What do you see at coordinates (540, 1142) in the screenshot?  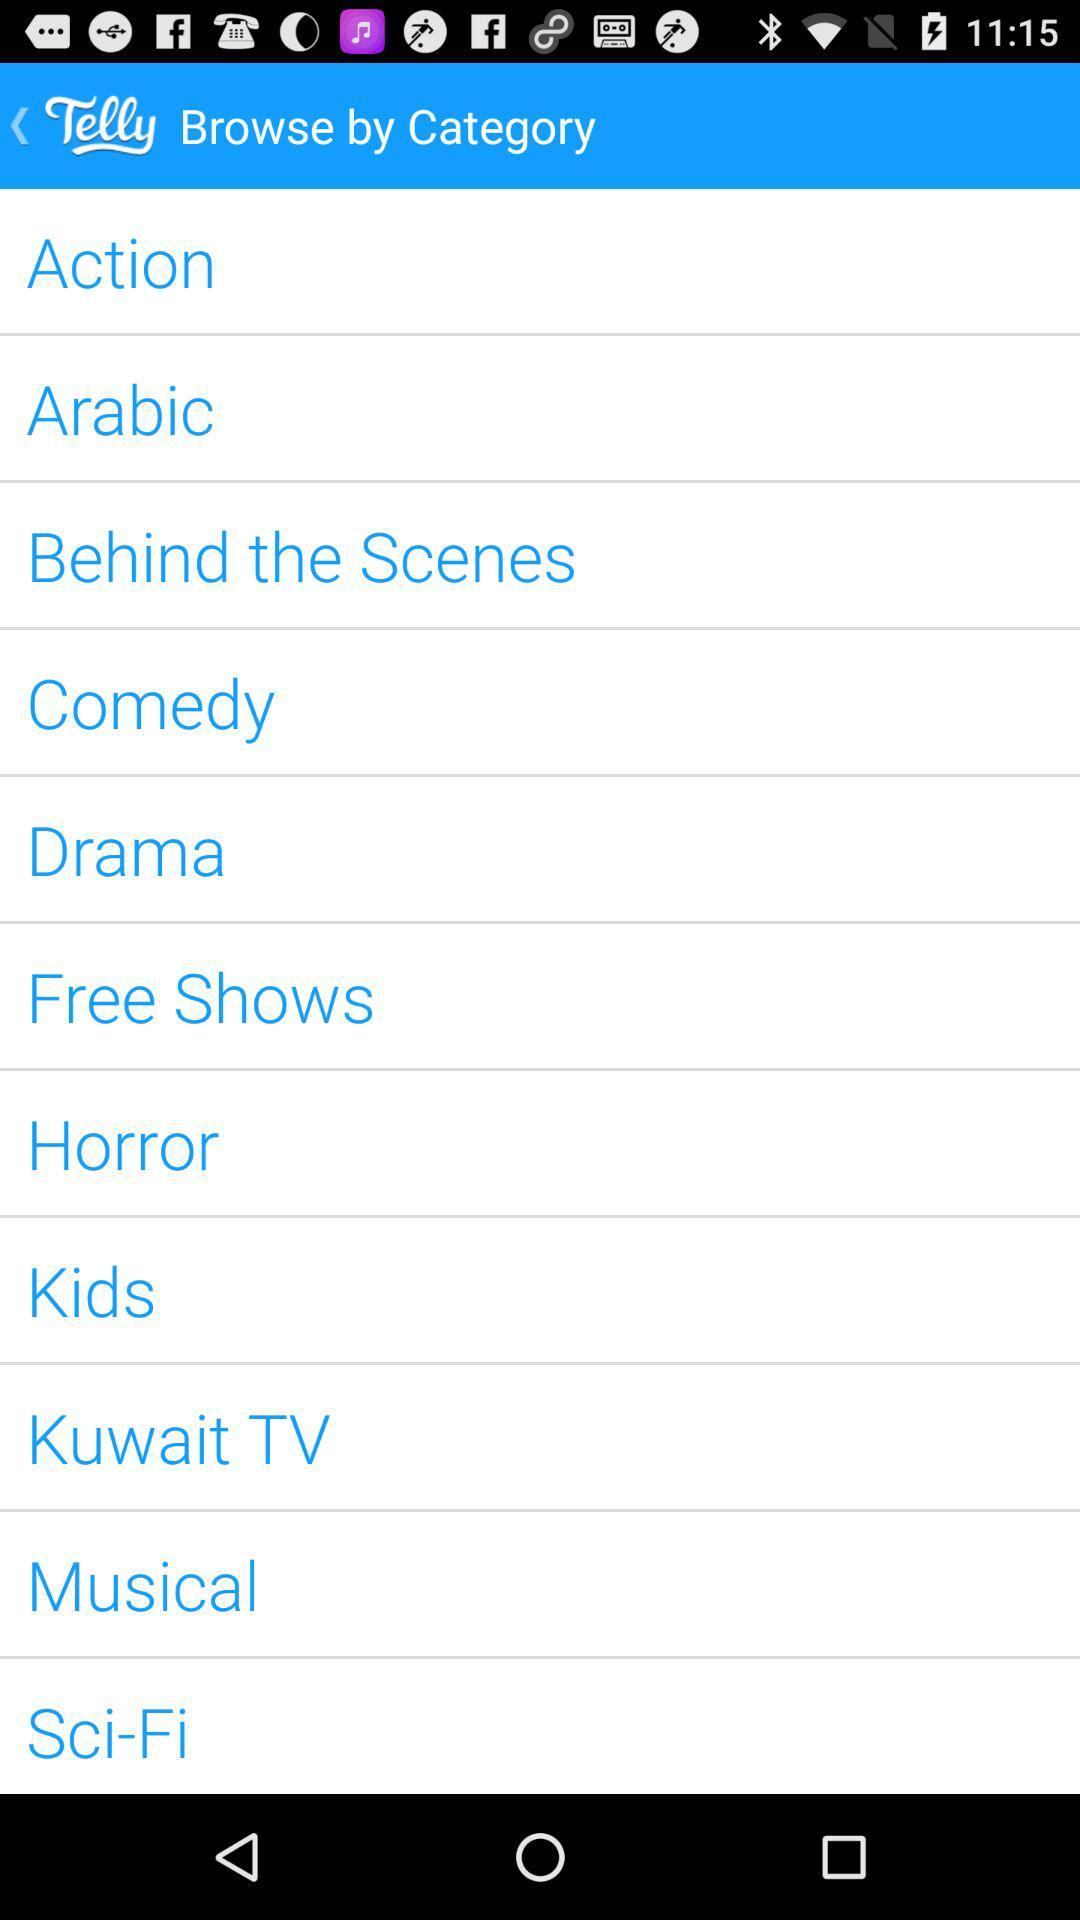 I see `the horror app` at bounding box center [540, 1142].